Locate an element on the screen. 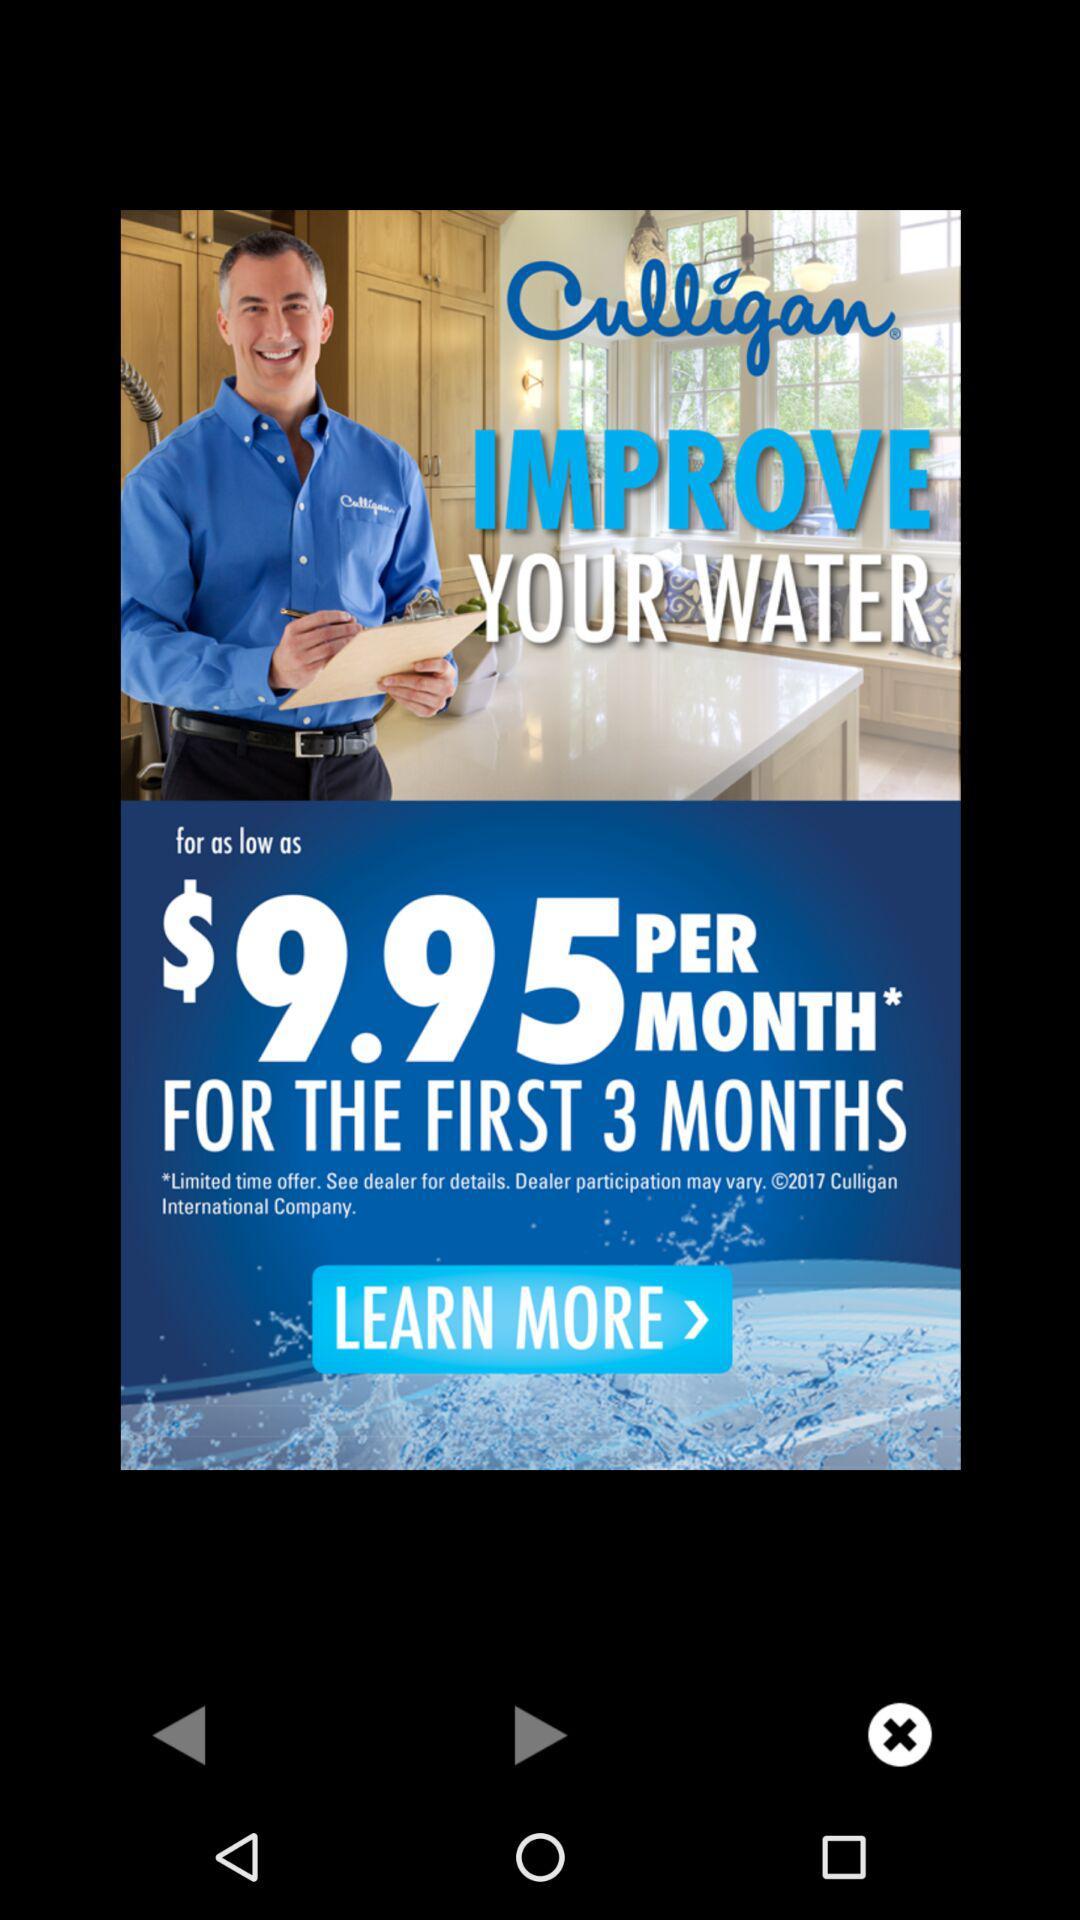 This screenshot has width=1080, height=1920. playing option is located at coordinates (540, 1733).